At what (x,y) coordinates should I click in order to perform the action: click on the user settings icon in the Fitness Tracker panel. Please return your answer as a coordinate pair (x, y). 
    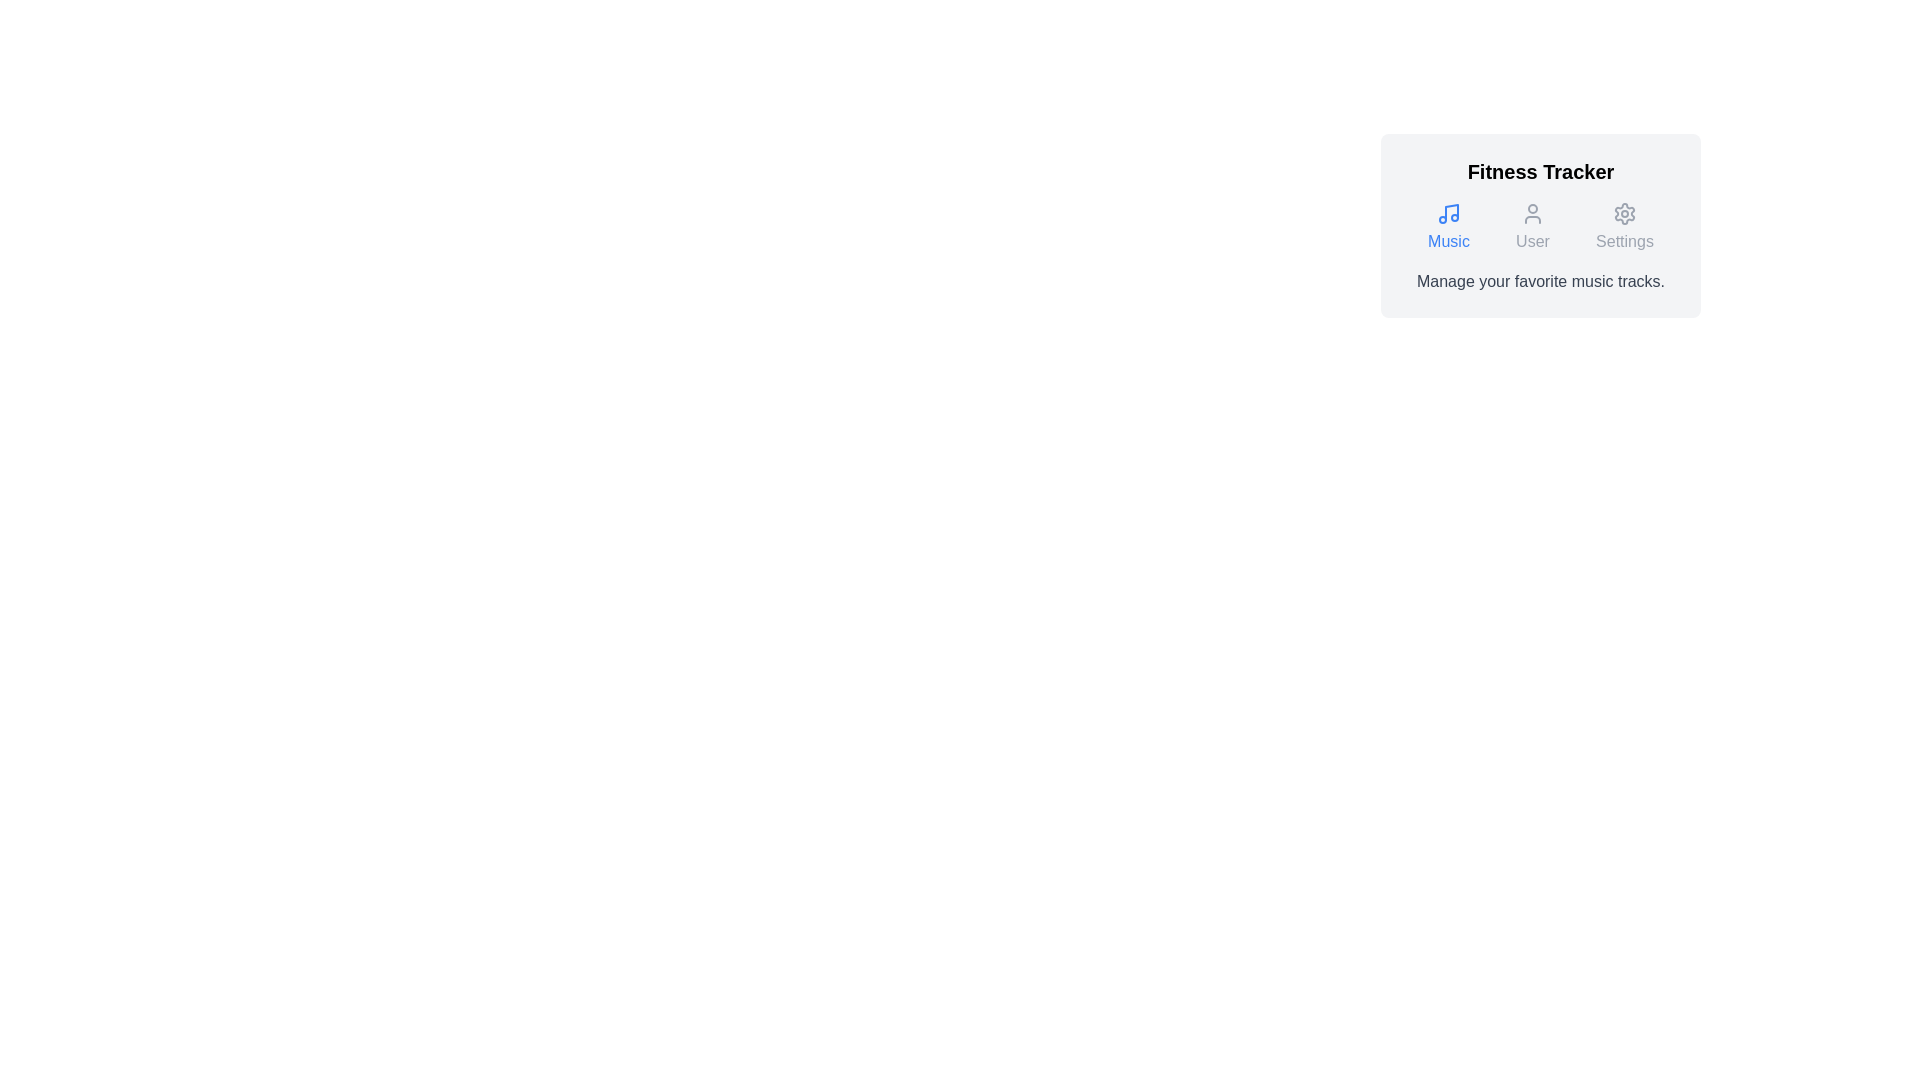
    Looking at the image, I should click on (1531, 213).